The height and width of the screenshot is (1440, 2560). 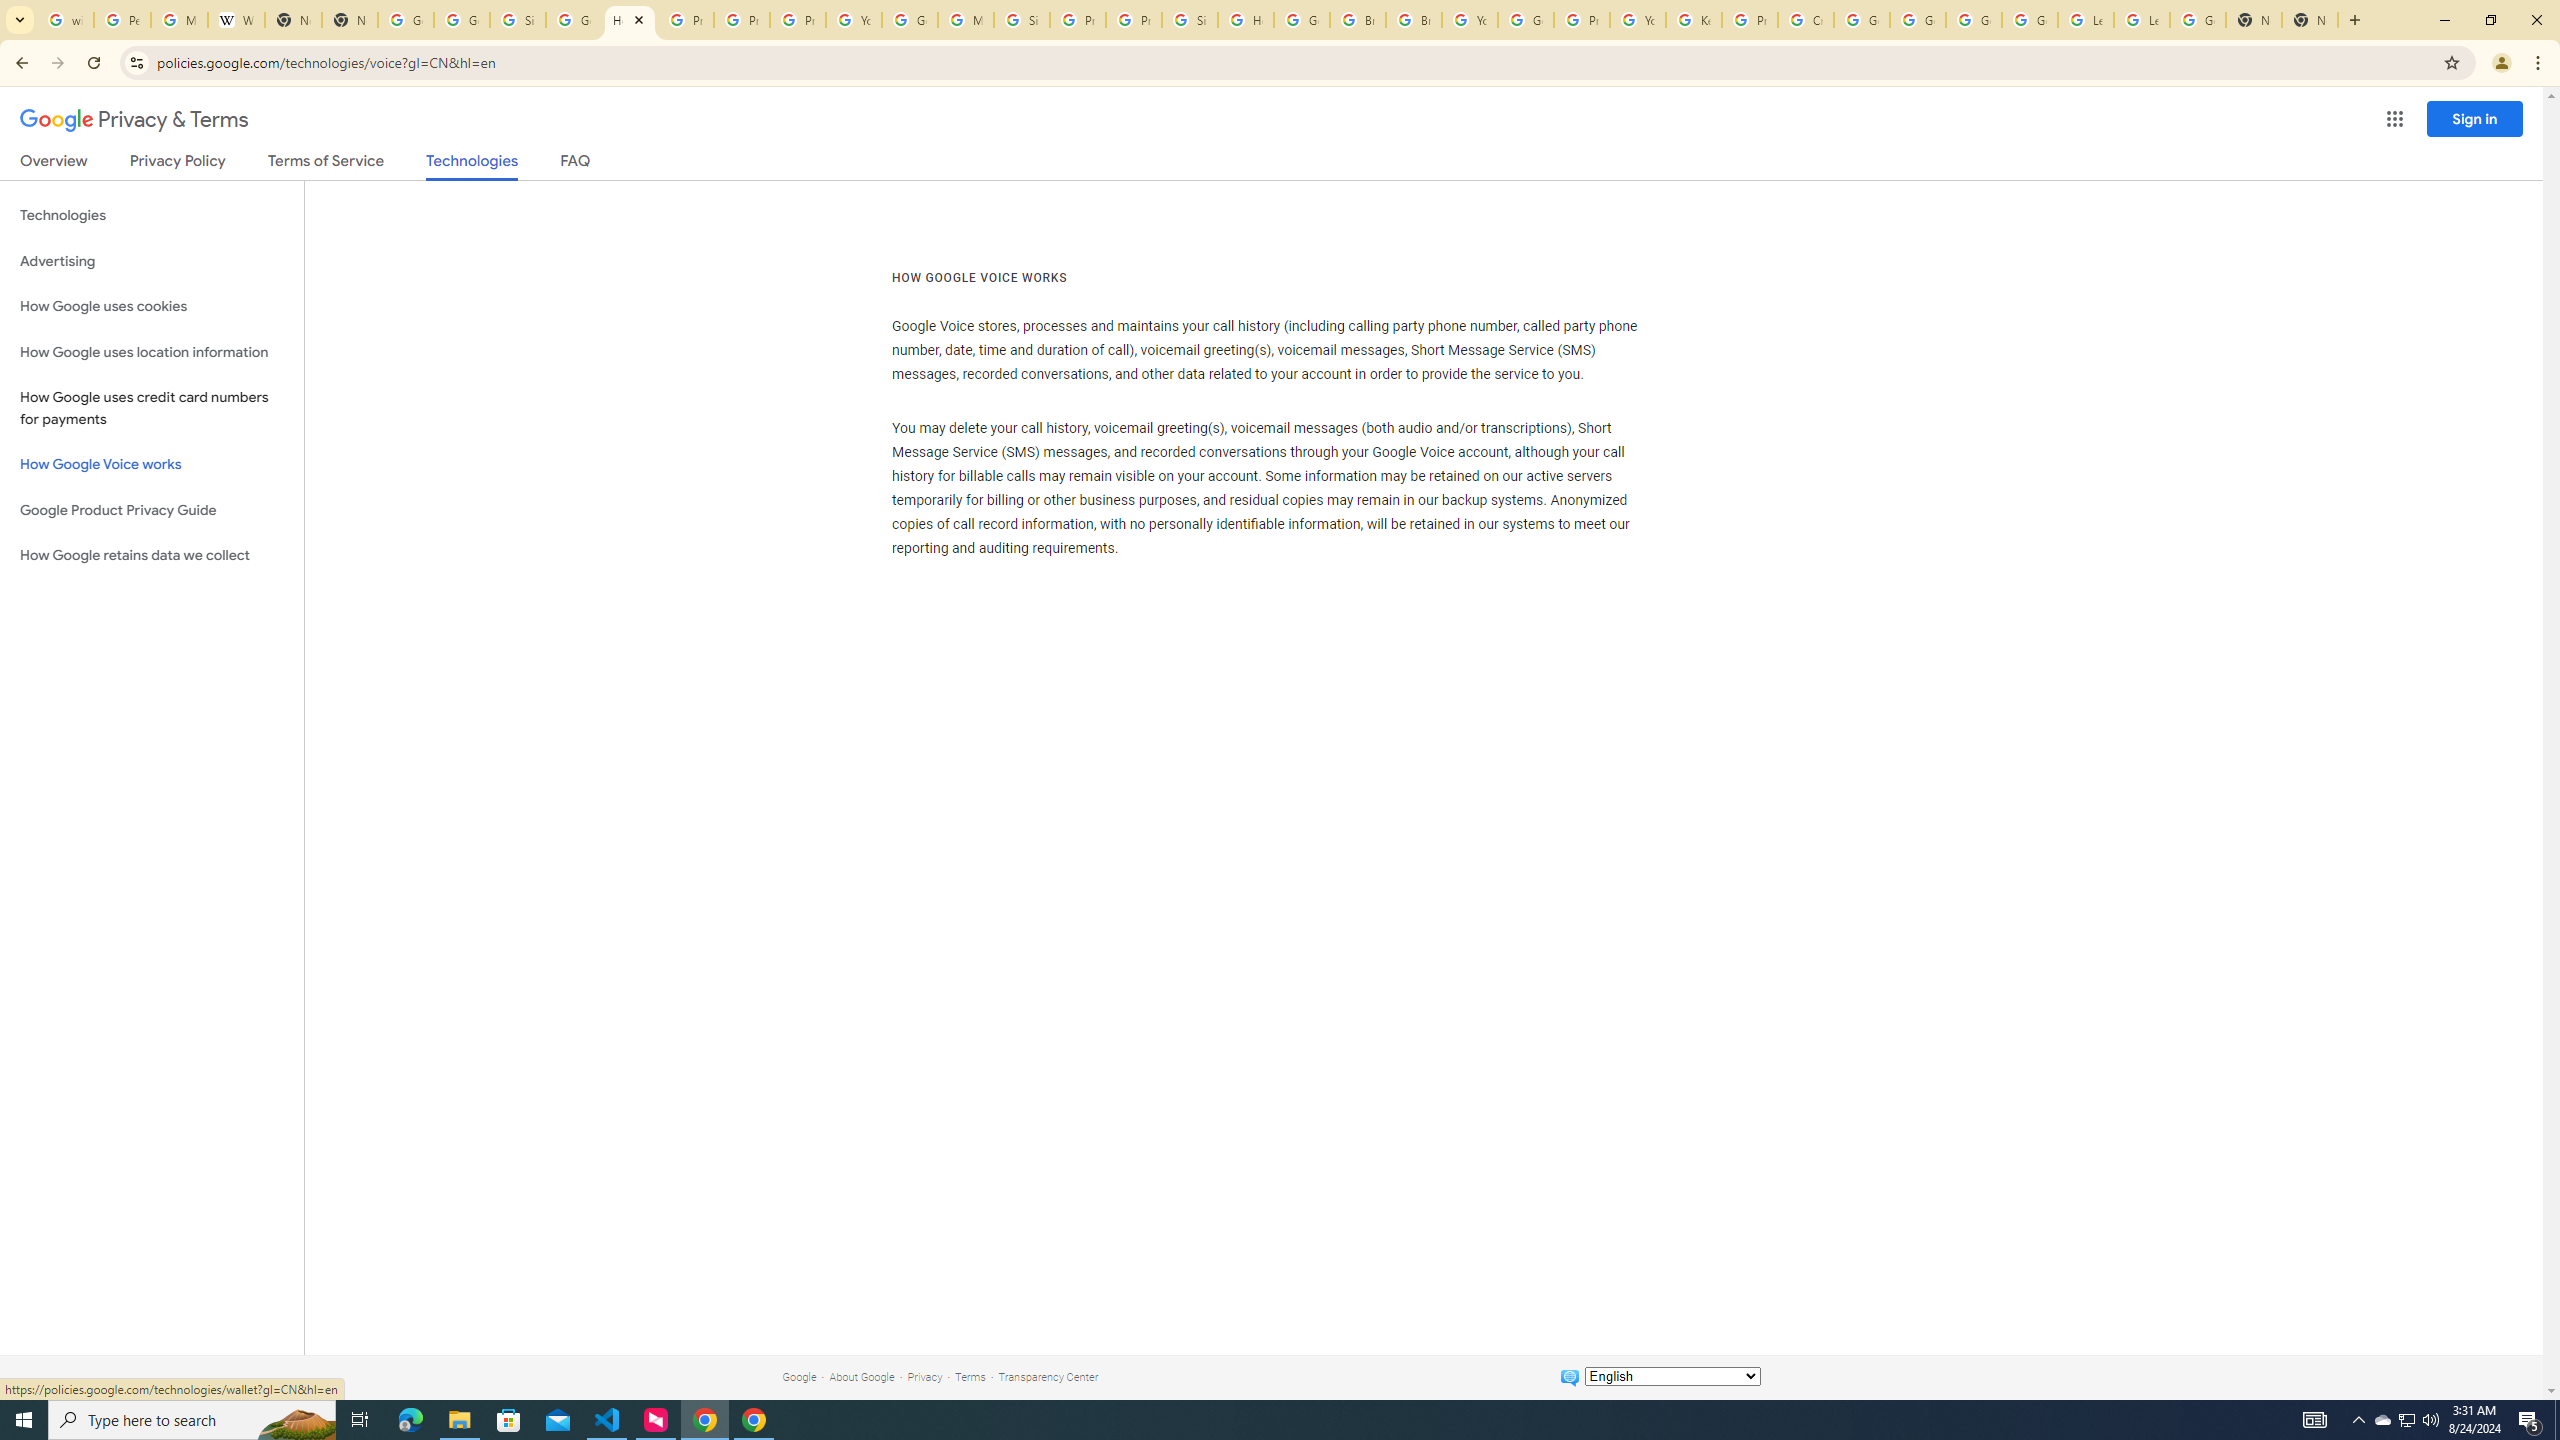 I want to click on 'Transparency Center', so click(x=1047, y=1376).